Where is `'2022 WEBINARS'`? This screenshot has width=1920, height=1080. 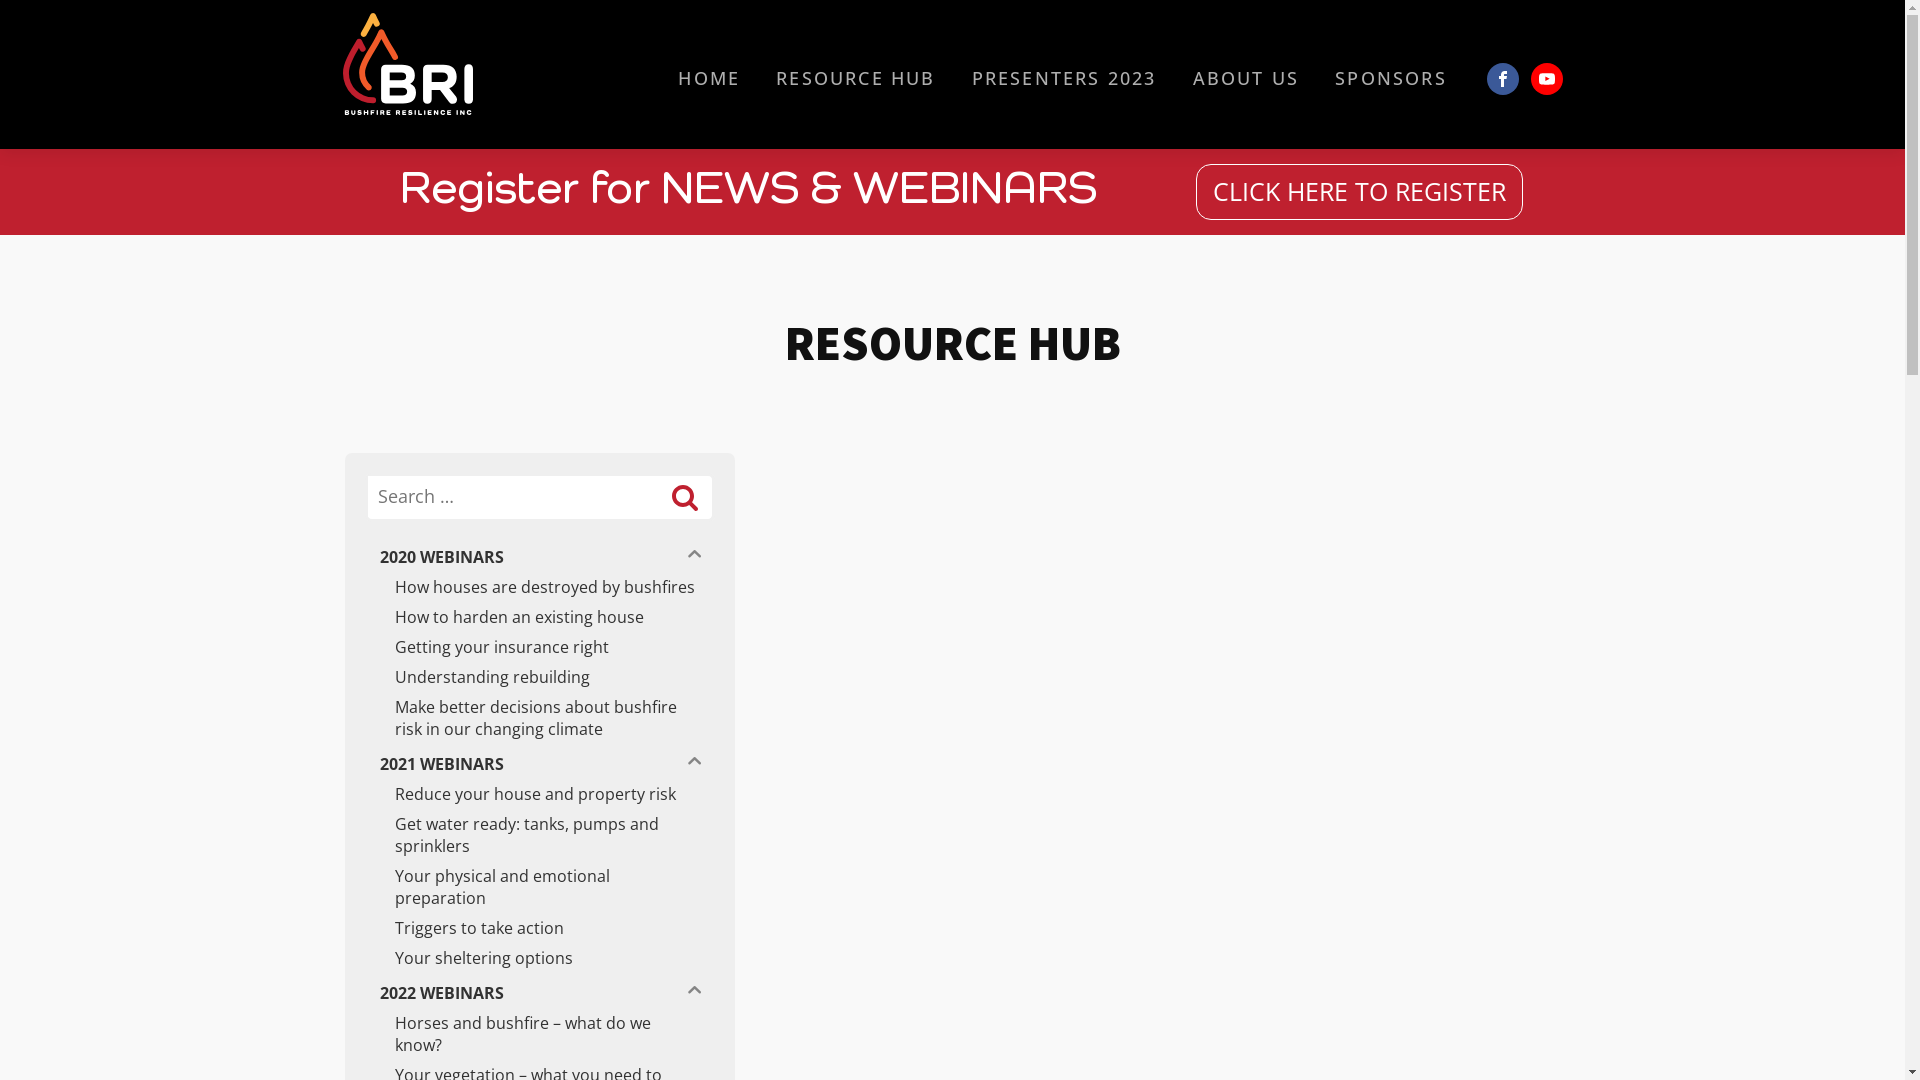 '2022 WEBINARS' is located at coordinates (518, 992).